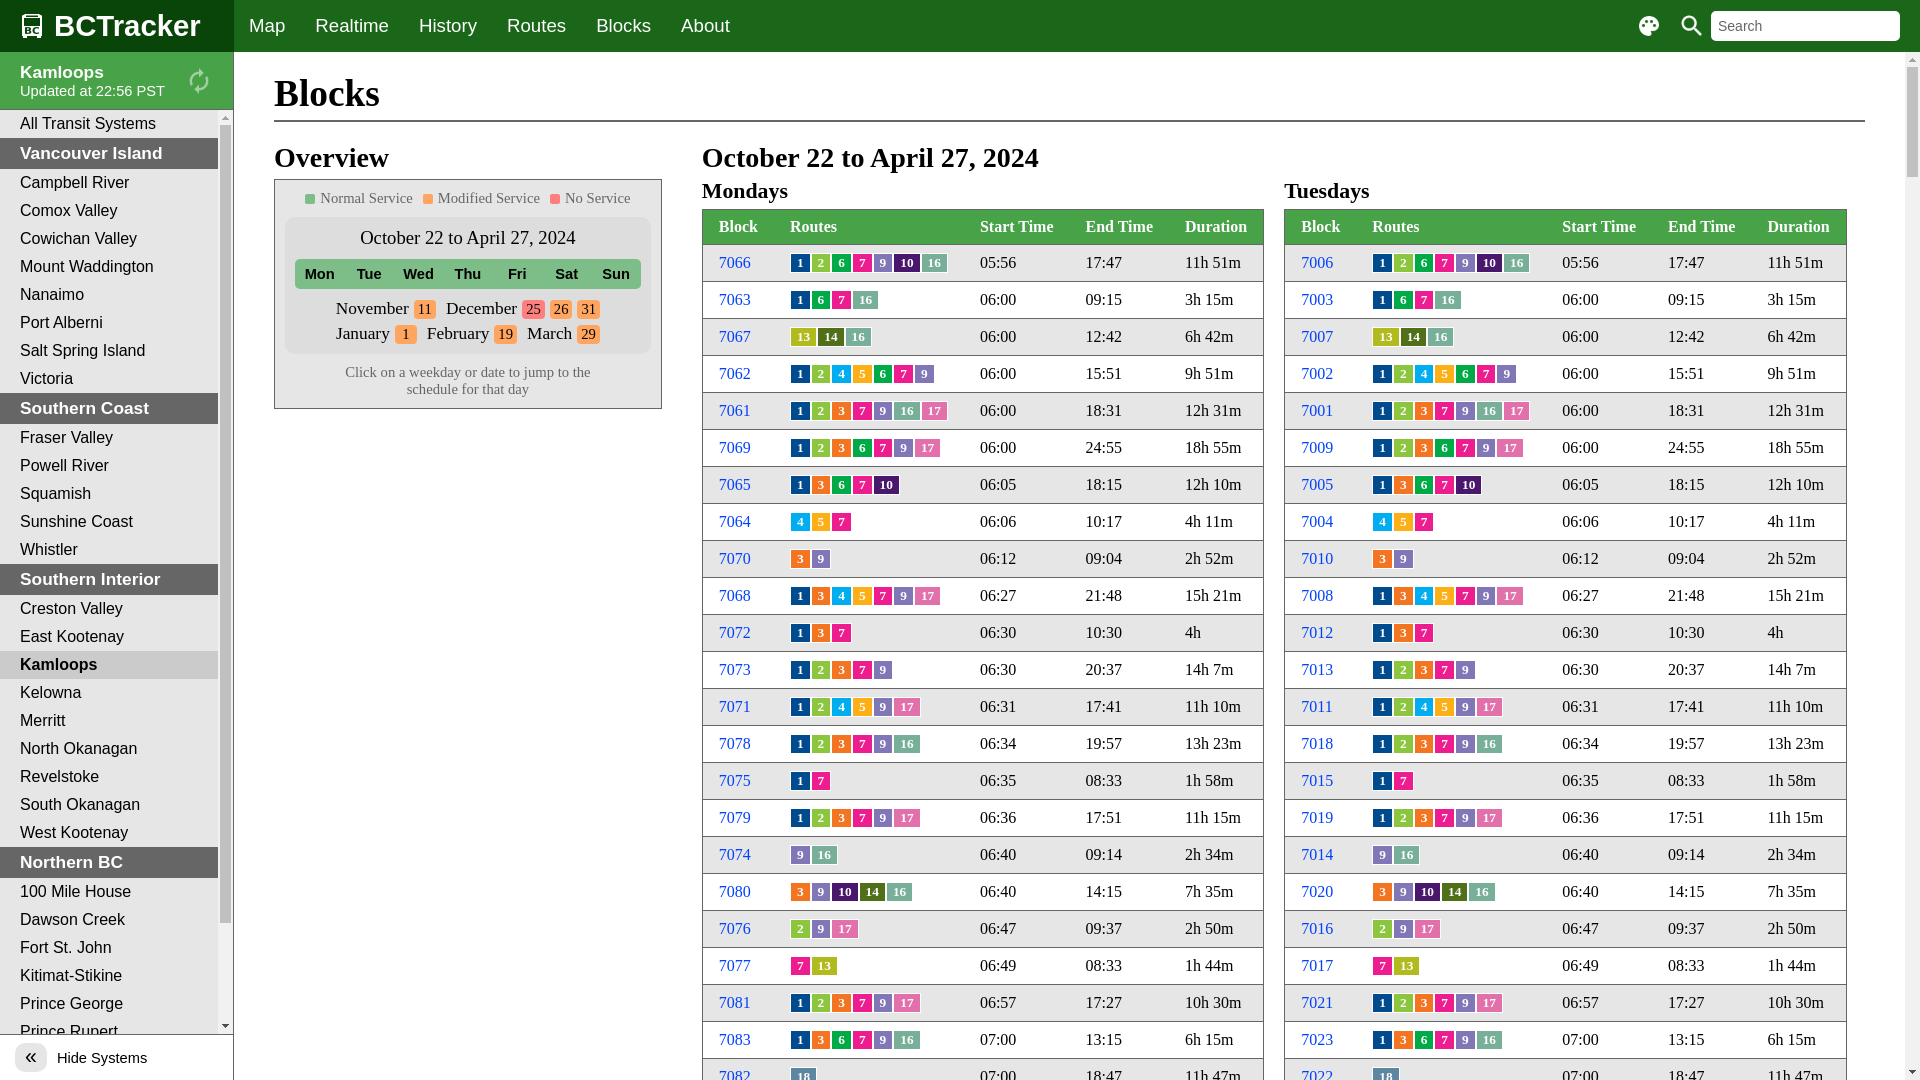 This screenshot has height=1080, width=1920. Describe the element at coordinates (1371, 485) in the screenshot. I see `'1'` at that location.